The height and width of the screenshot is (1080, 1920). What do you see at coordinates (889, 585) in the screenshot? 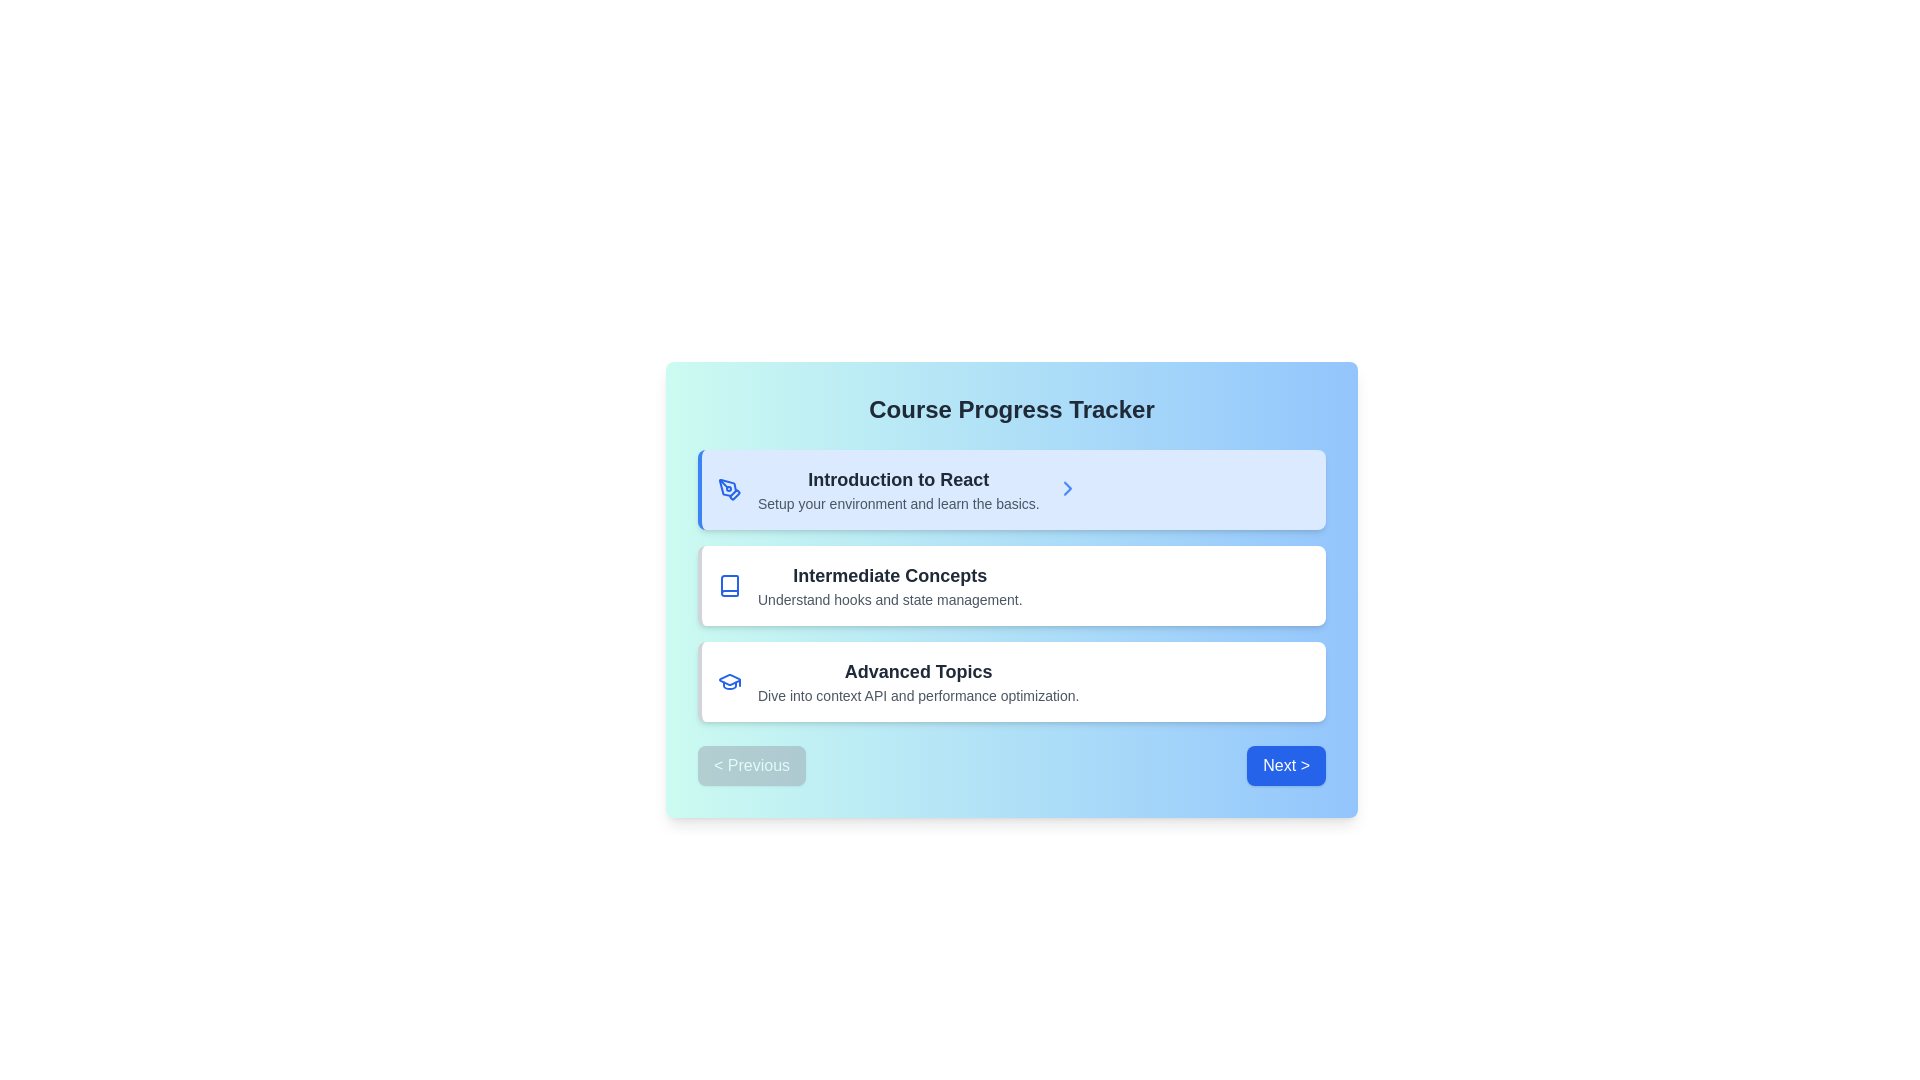
I see `the text block displaying 'Intermediate Concepts' with the subtitle 'Understand hooks and state management.'` at bounding box center [889, 585].